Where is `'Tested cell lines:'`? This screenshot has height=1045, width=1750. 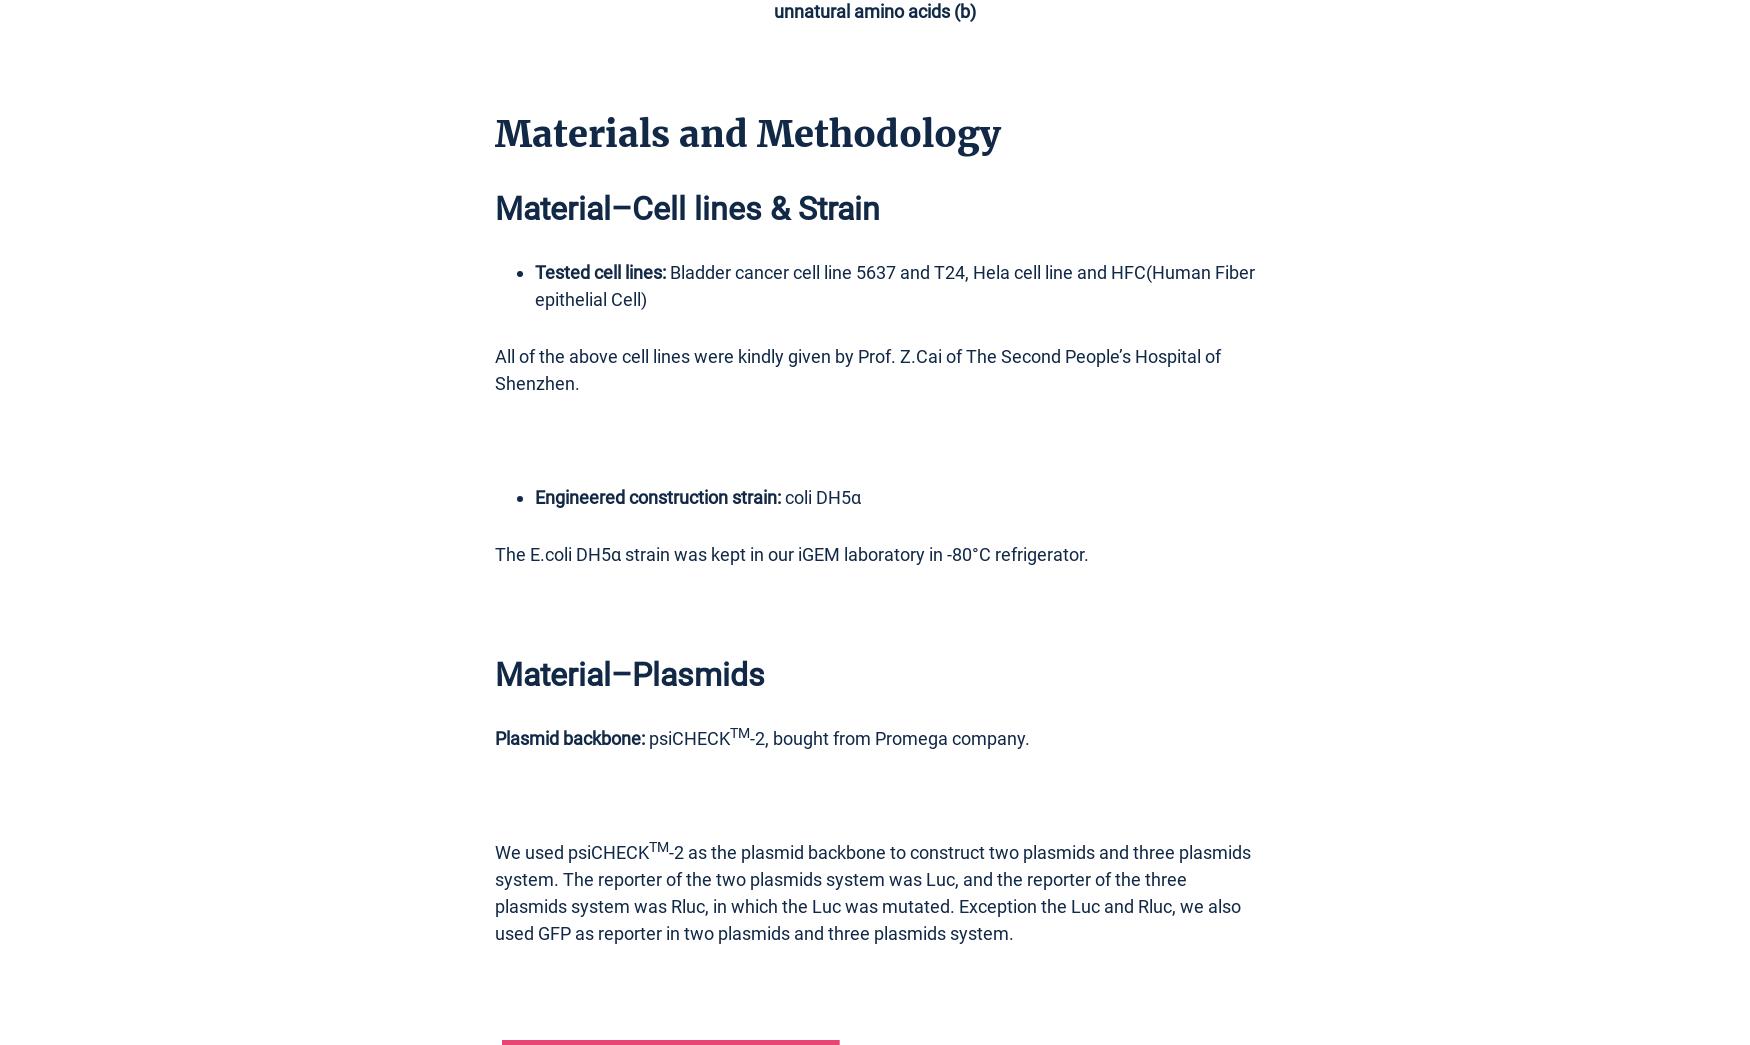
'Tested cell lines:' is located at coordinates (600, 270).